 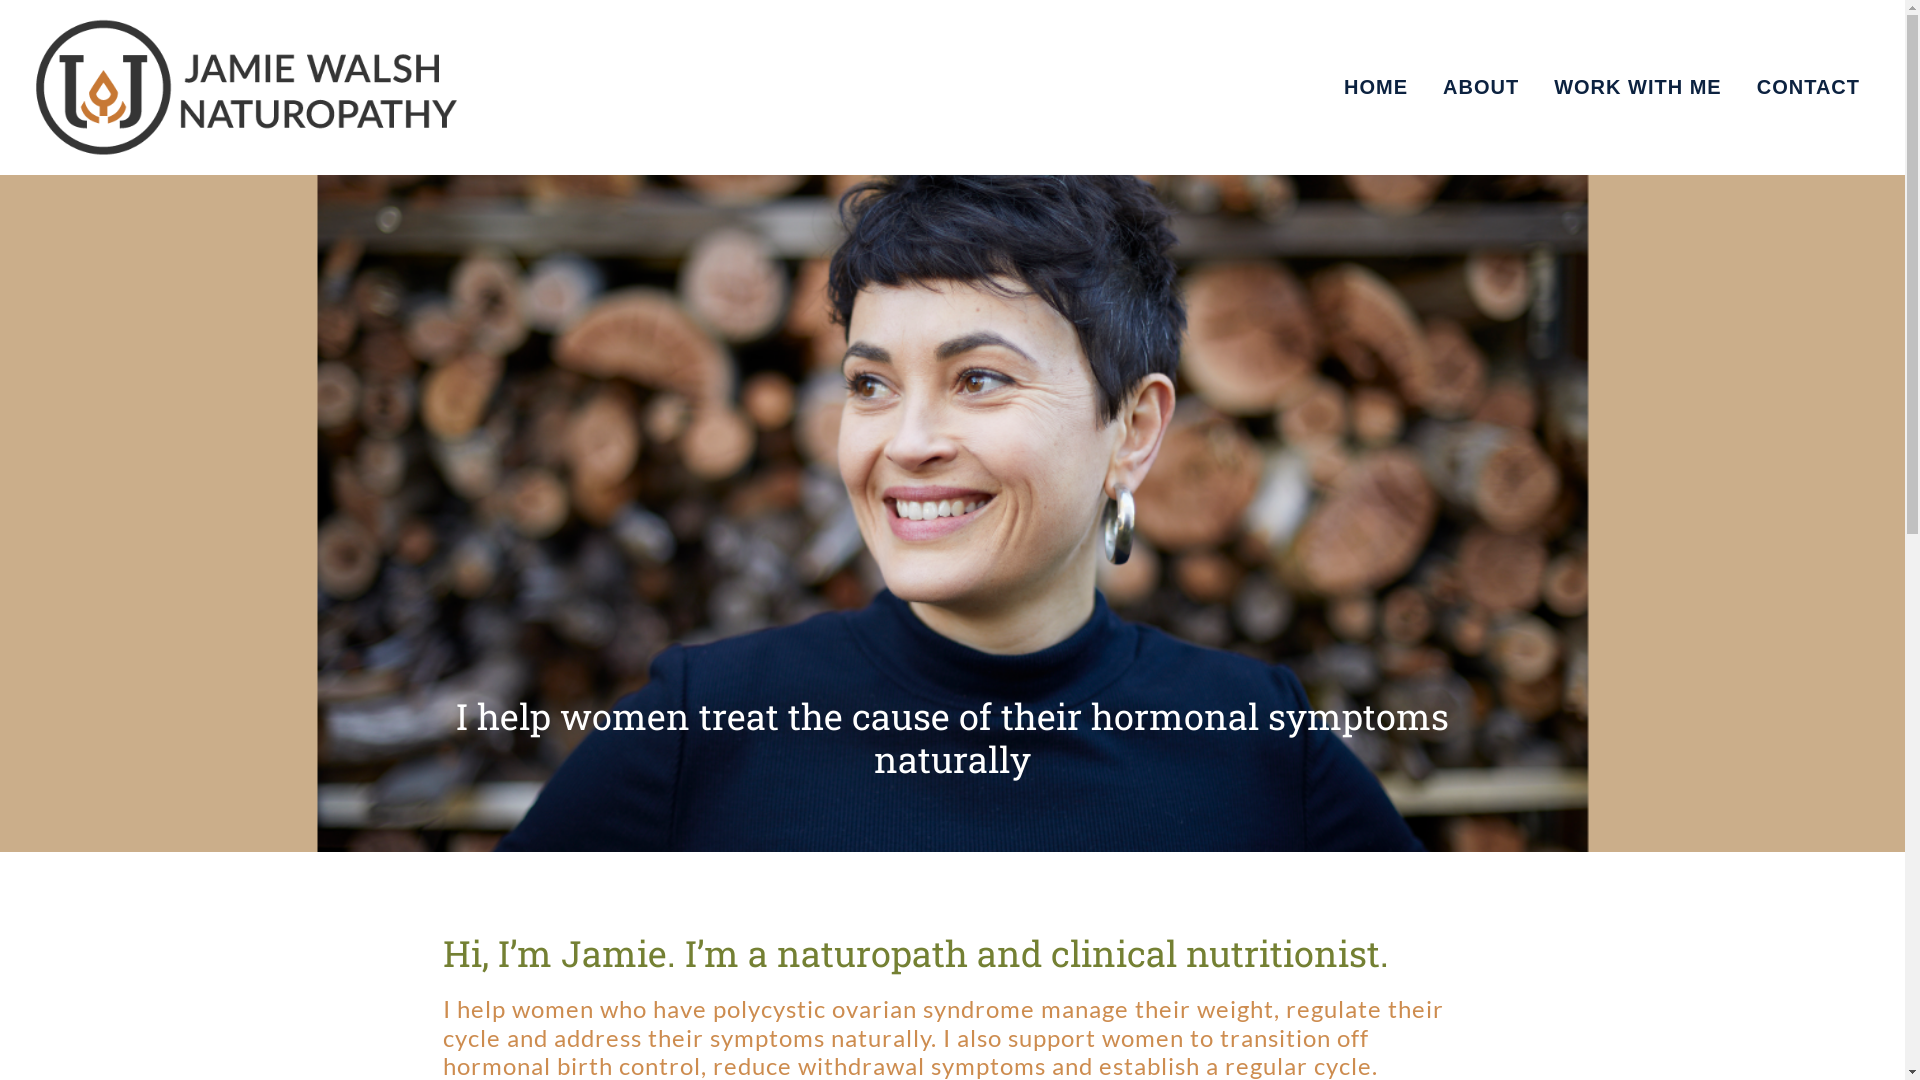 I want to click on 'WORK WITH ME', so click(x=1637, y=86).